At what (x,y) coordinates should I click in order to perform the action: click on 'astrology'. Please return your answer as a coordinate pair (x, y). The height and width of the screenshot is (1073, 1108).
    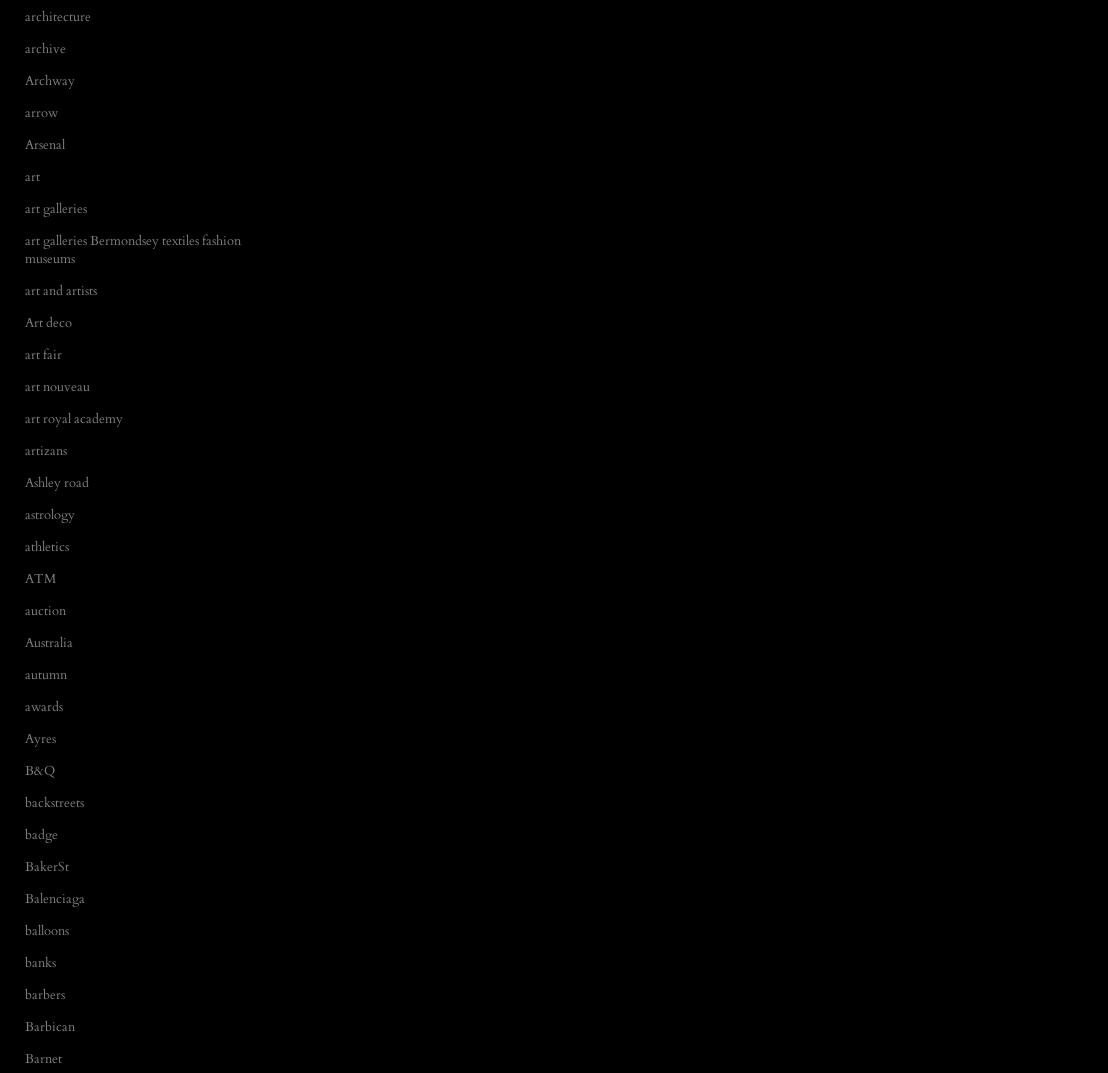
    Looking at the image, I should click on (48, 512).